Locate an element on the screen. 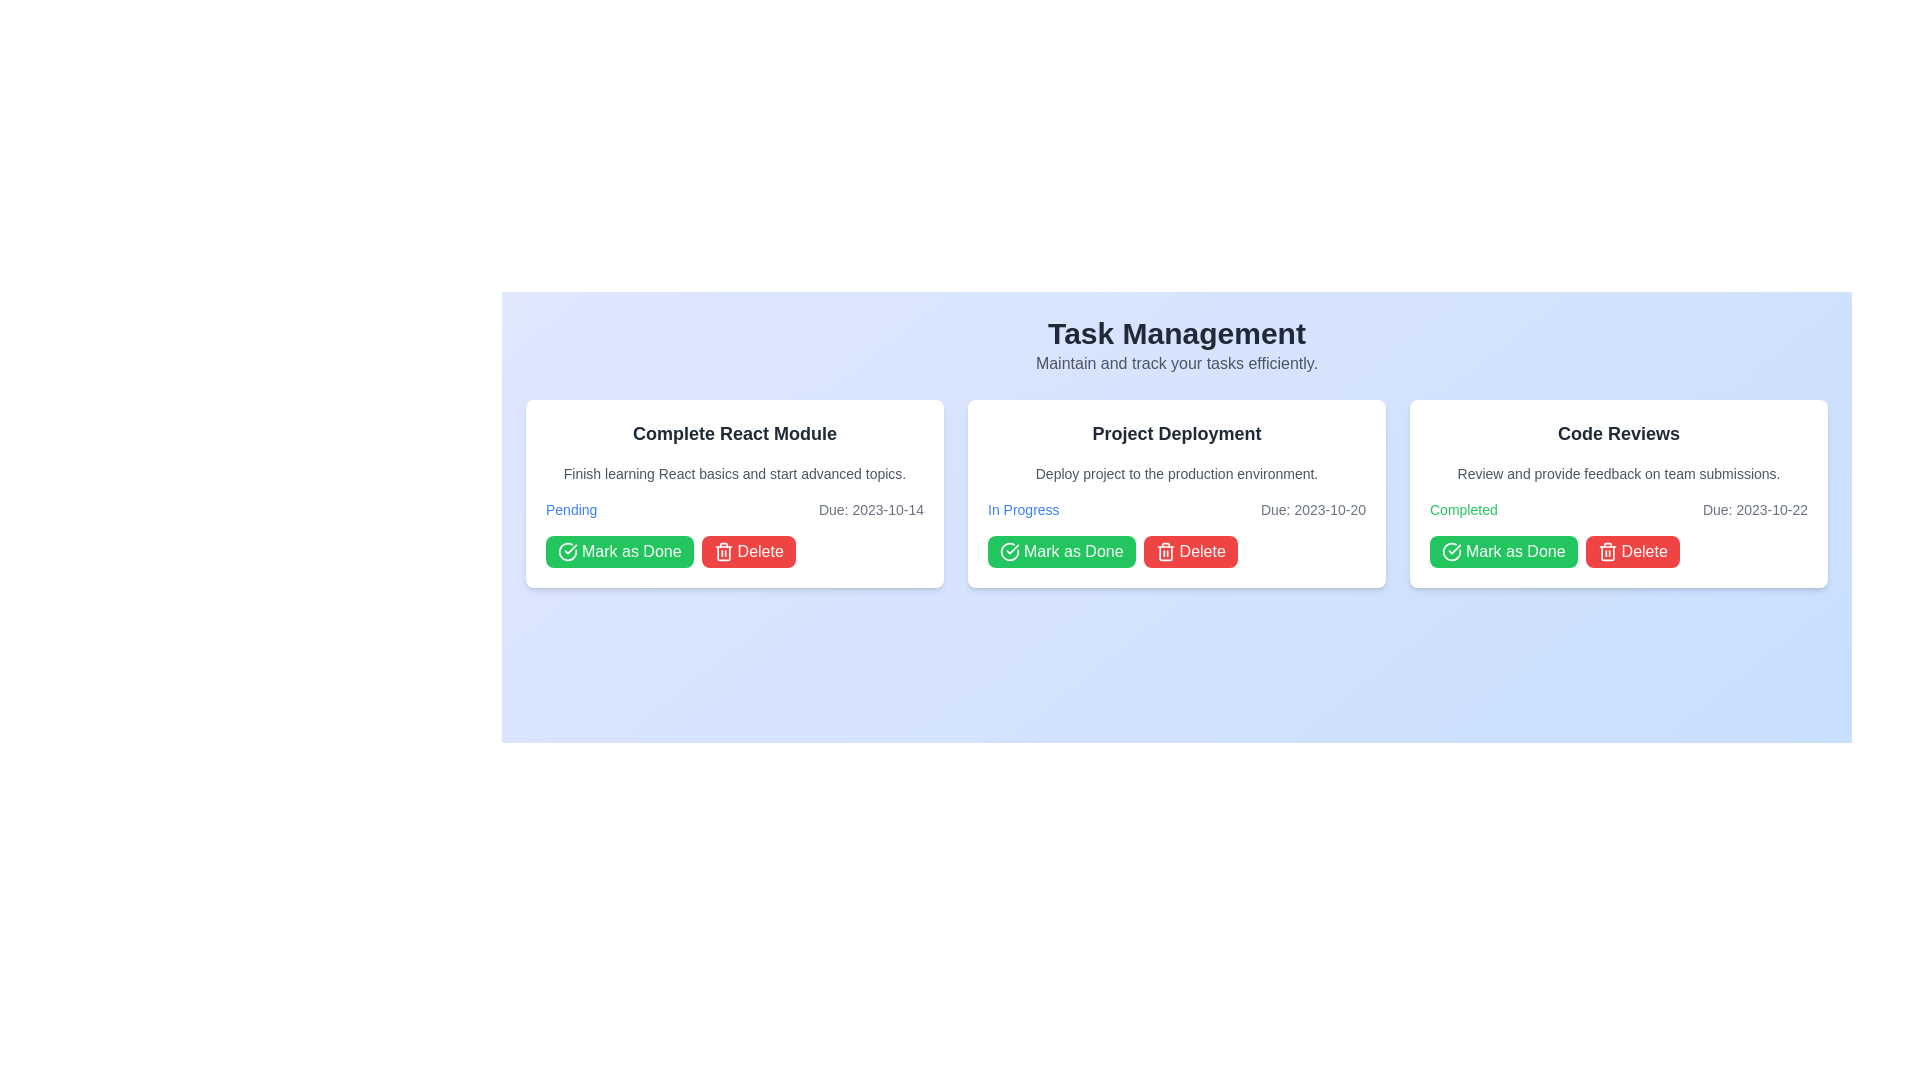 The height and width of the screenshot is (1080, 1920). the 'Delete' button located in the bottom section of the 'Complete React Module' card, which is horizontally centered below the text 'Pending Due: 2023-10-14' is located at coordinates (733, 551).